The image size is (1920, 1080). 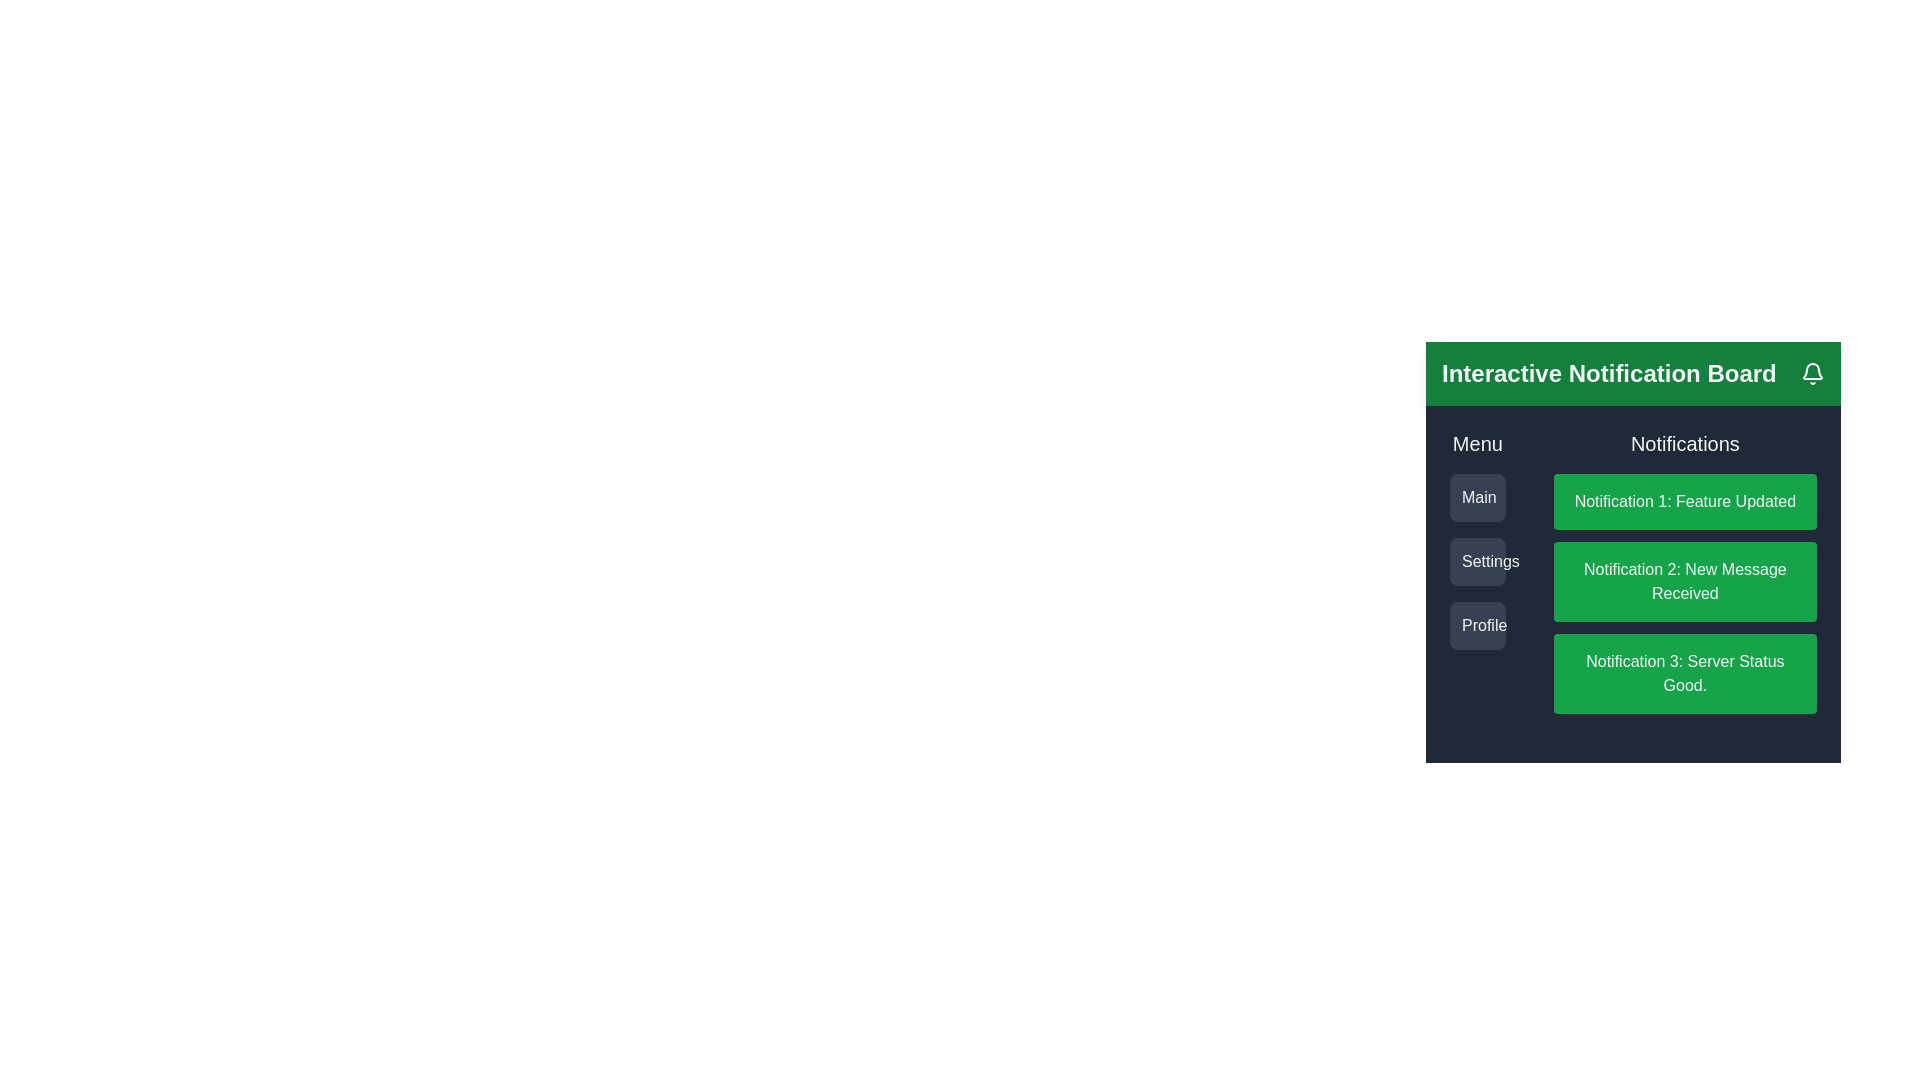 I want to click on the 'Menu' static text label, which is displayed in white with a larger font size at the top left section of a sidebar with a dark gray background, so click(x=1477, y=442).